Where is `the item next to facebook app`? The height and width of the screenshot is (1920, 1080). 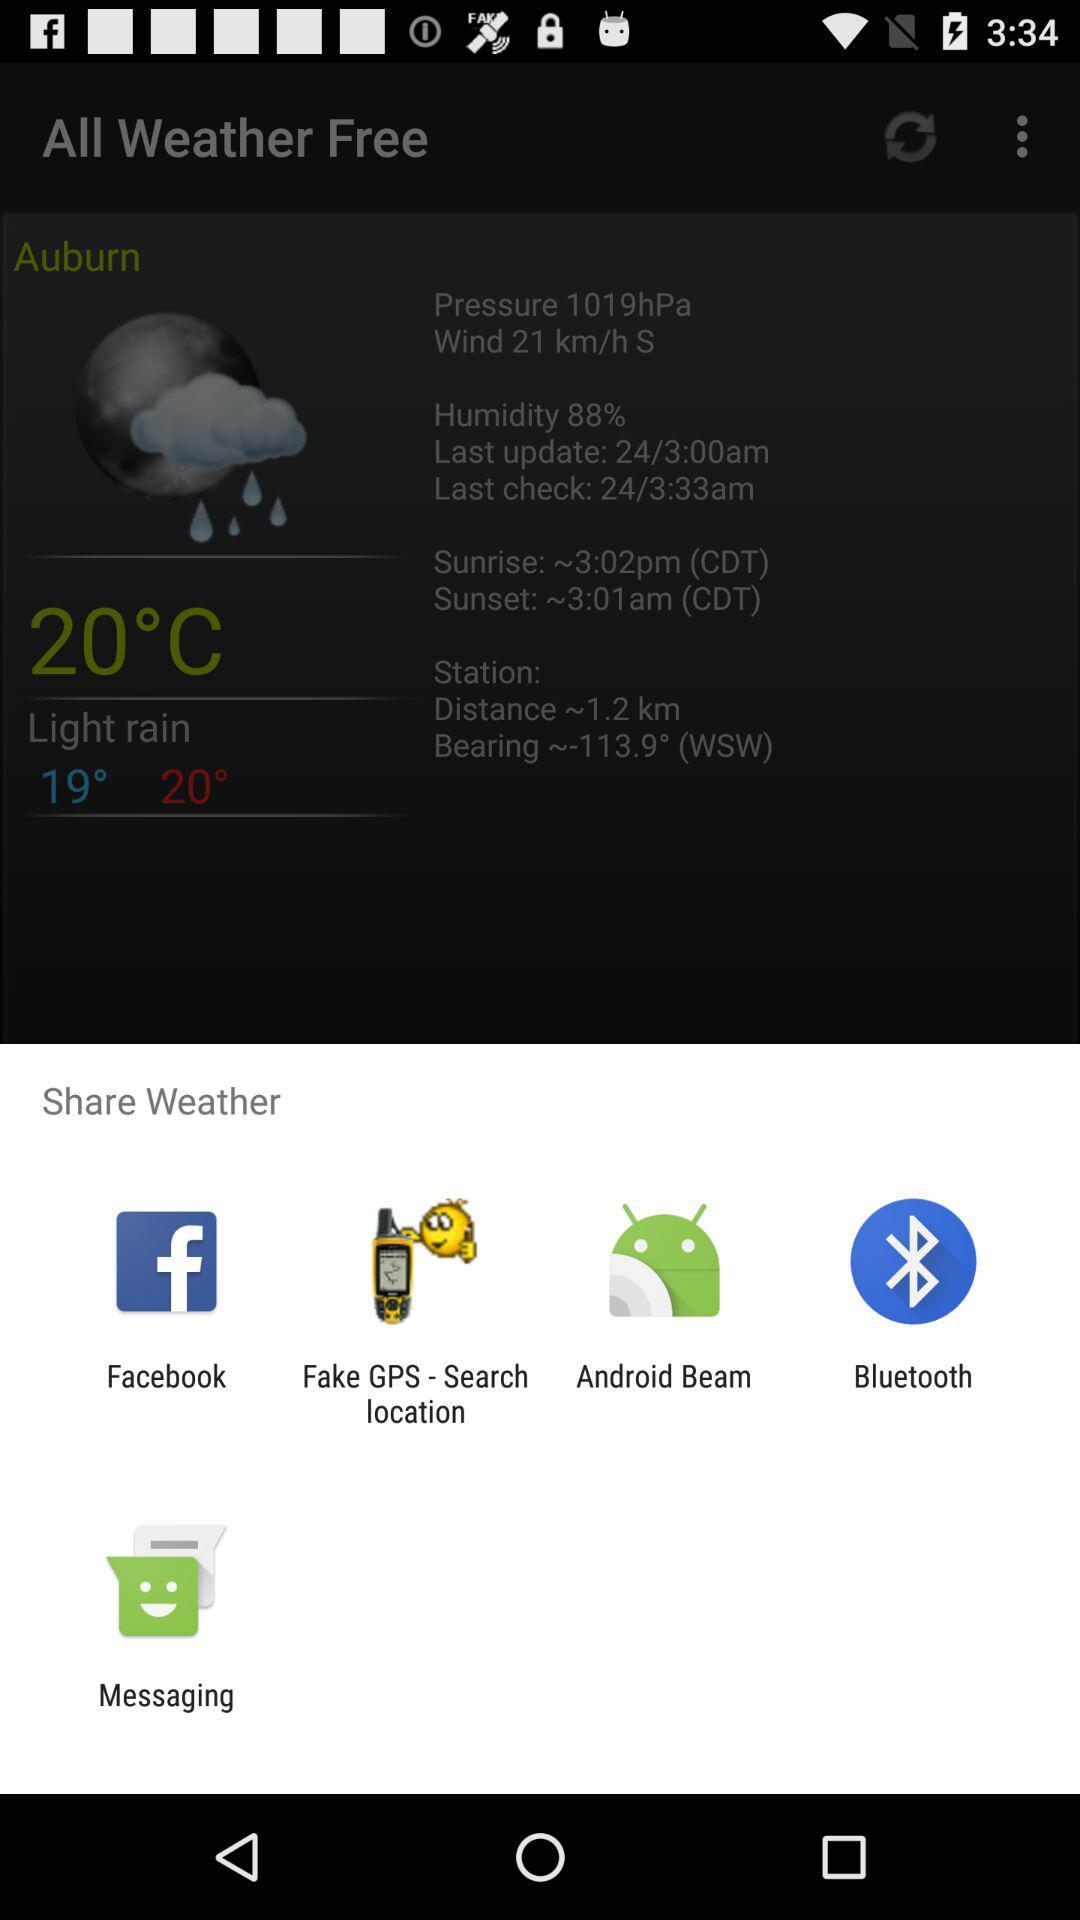 the item next to facebook app is located at coordinates (414, 1392).